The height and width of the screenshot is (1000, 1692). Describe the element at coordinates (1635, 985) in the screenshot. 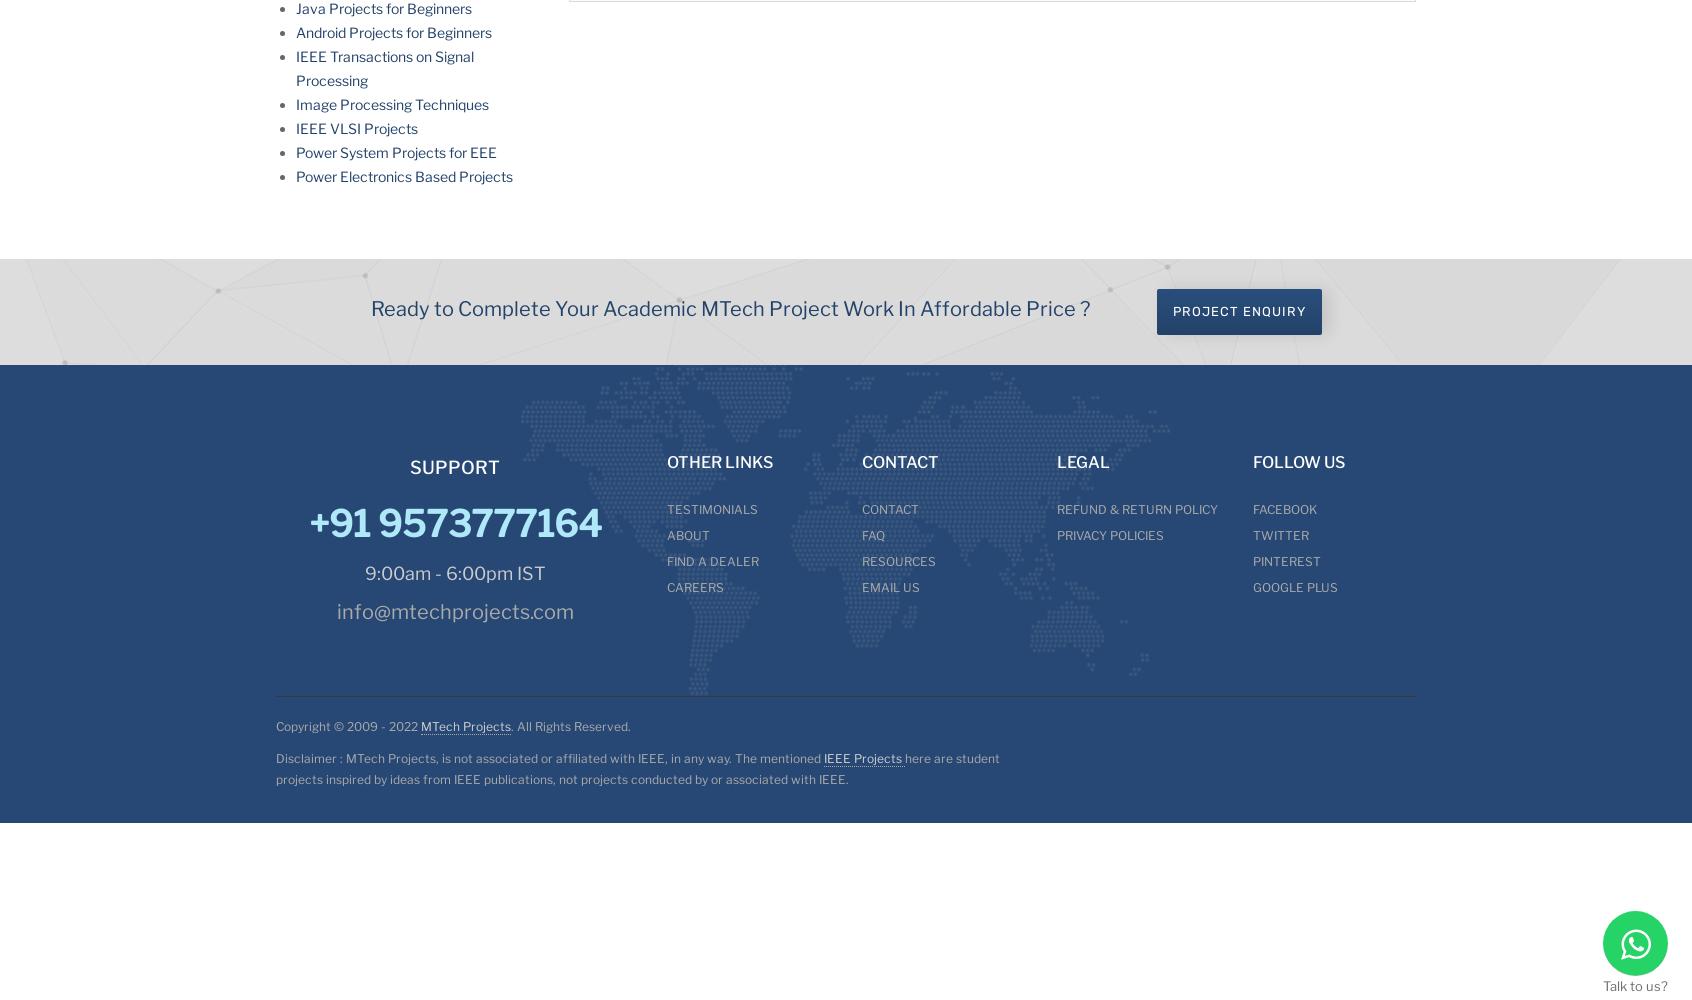

I see `'Talk to us?'` at that location.